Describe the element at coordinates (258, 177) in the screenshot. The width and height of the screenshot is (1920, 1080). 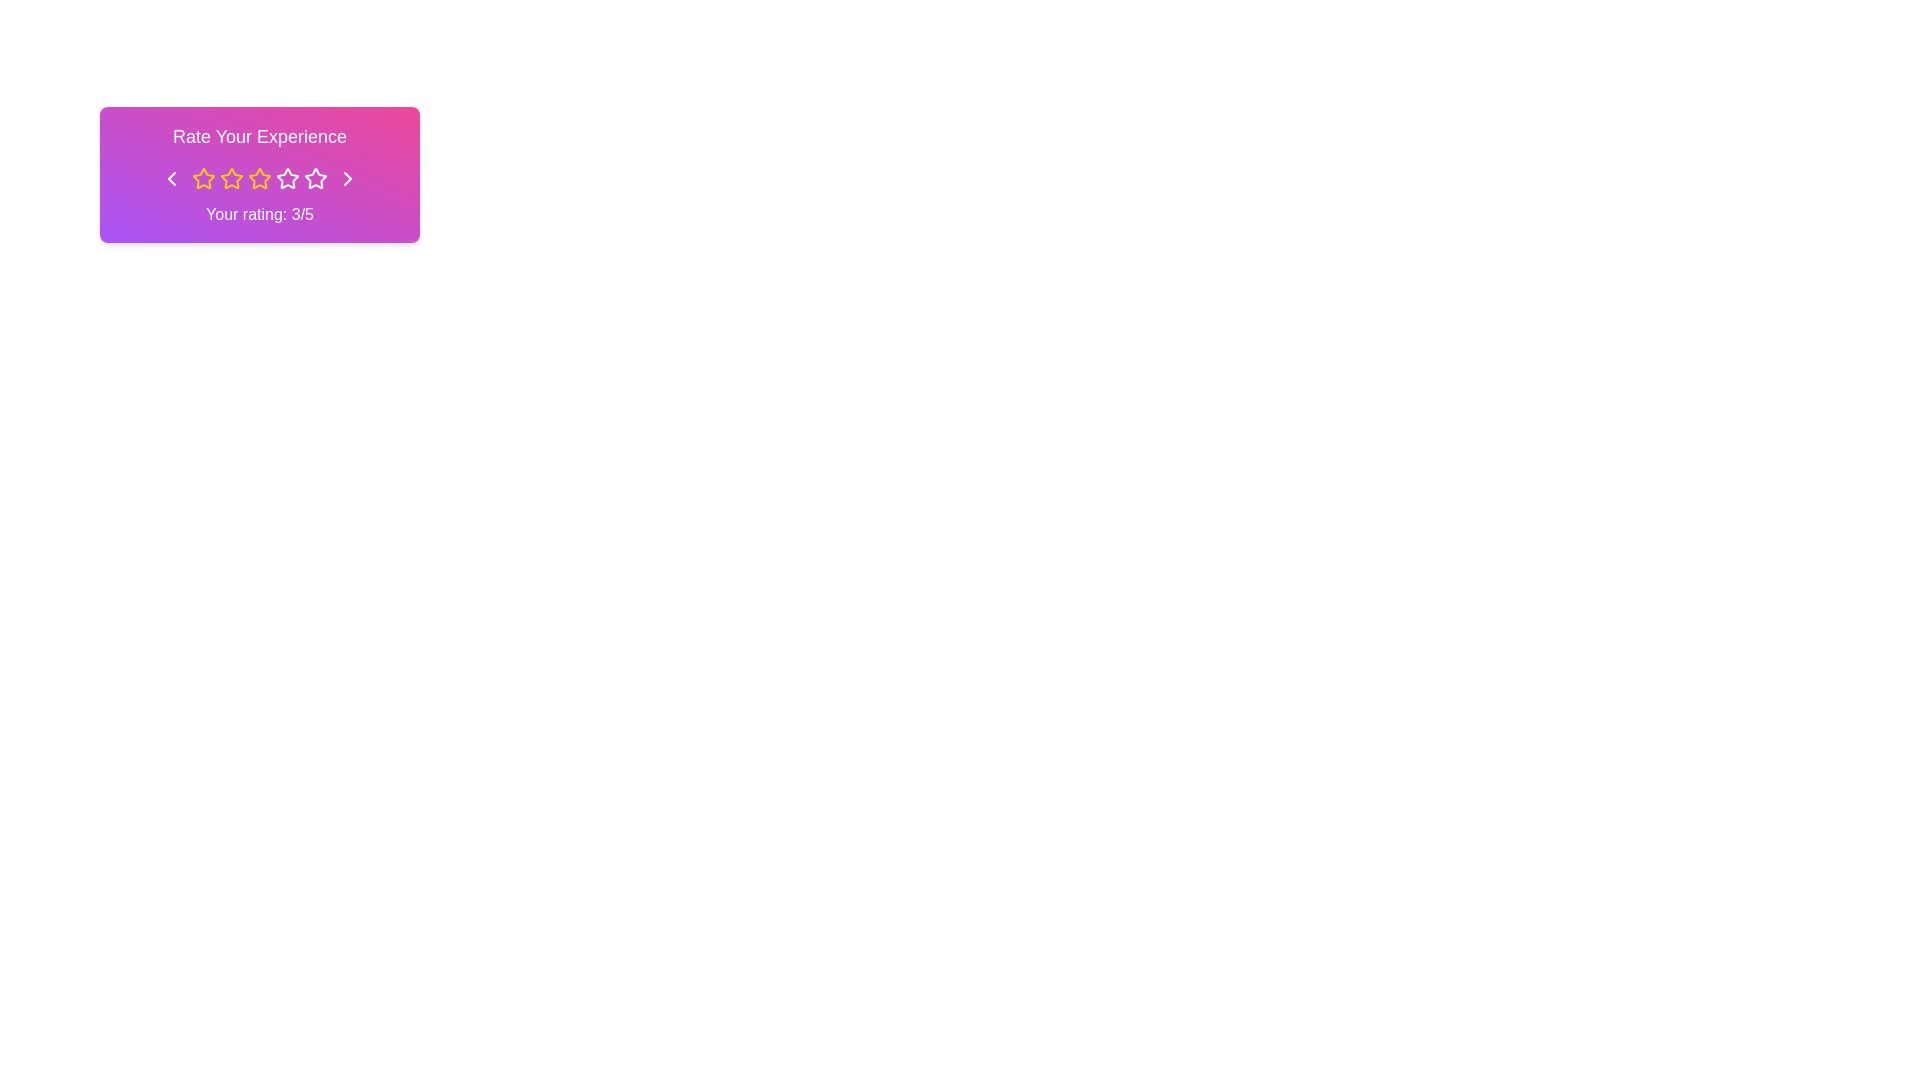
I see `the third yellow star in the rating system` at that location.